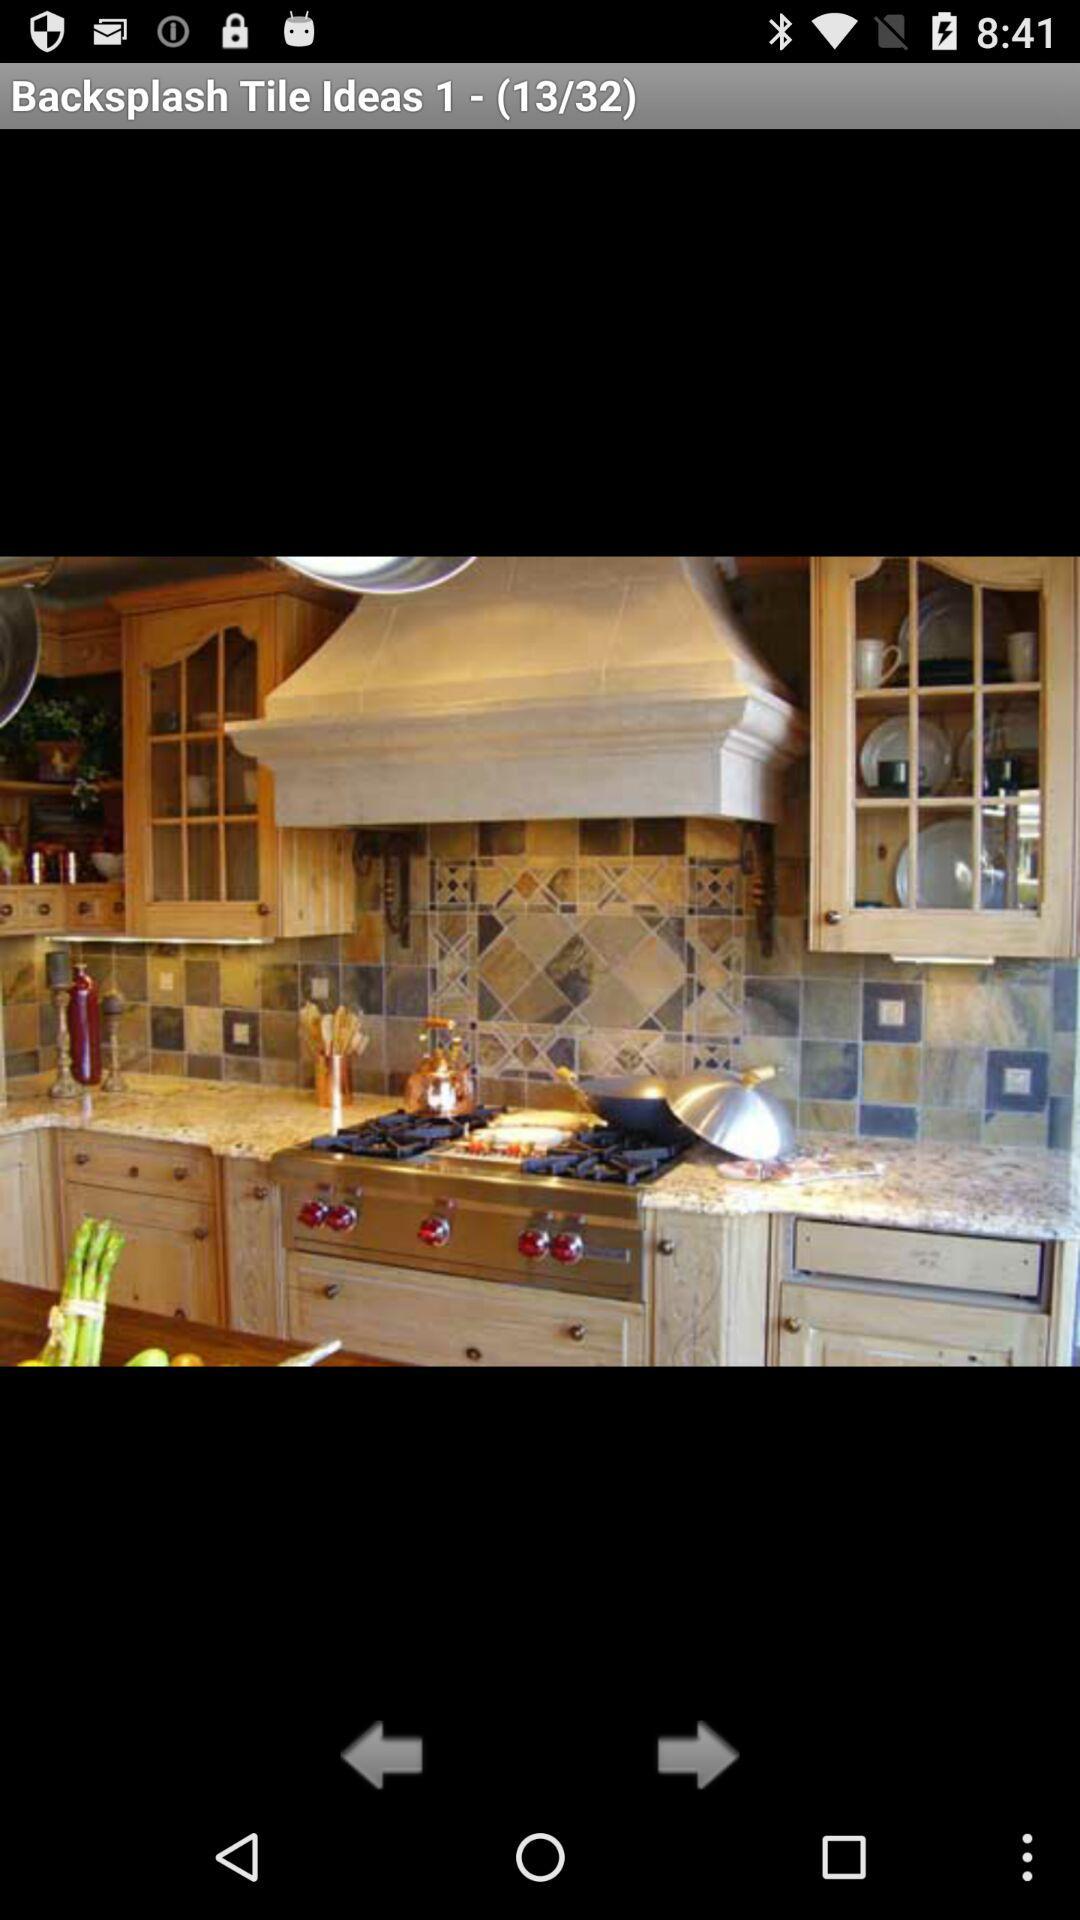 The height and width of the screenshot is (1920, 1080). What do you see at coordinates (691, 1756) in the screenshot?
I see `item below backsplash tile ideas app` at bounding box center [691, 1756].